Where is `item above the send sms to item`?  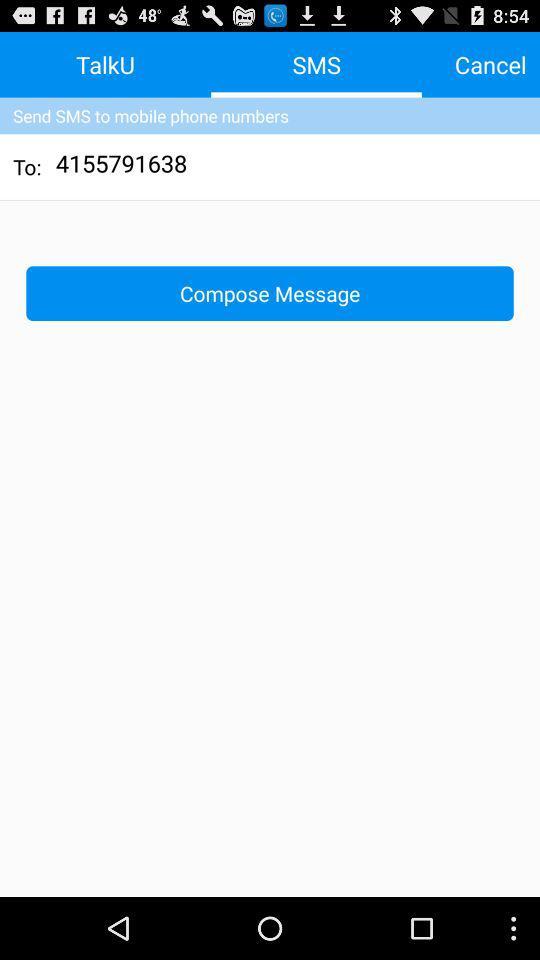
item above the send sms to item is located at coordinates (489, 64).